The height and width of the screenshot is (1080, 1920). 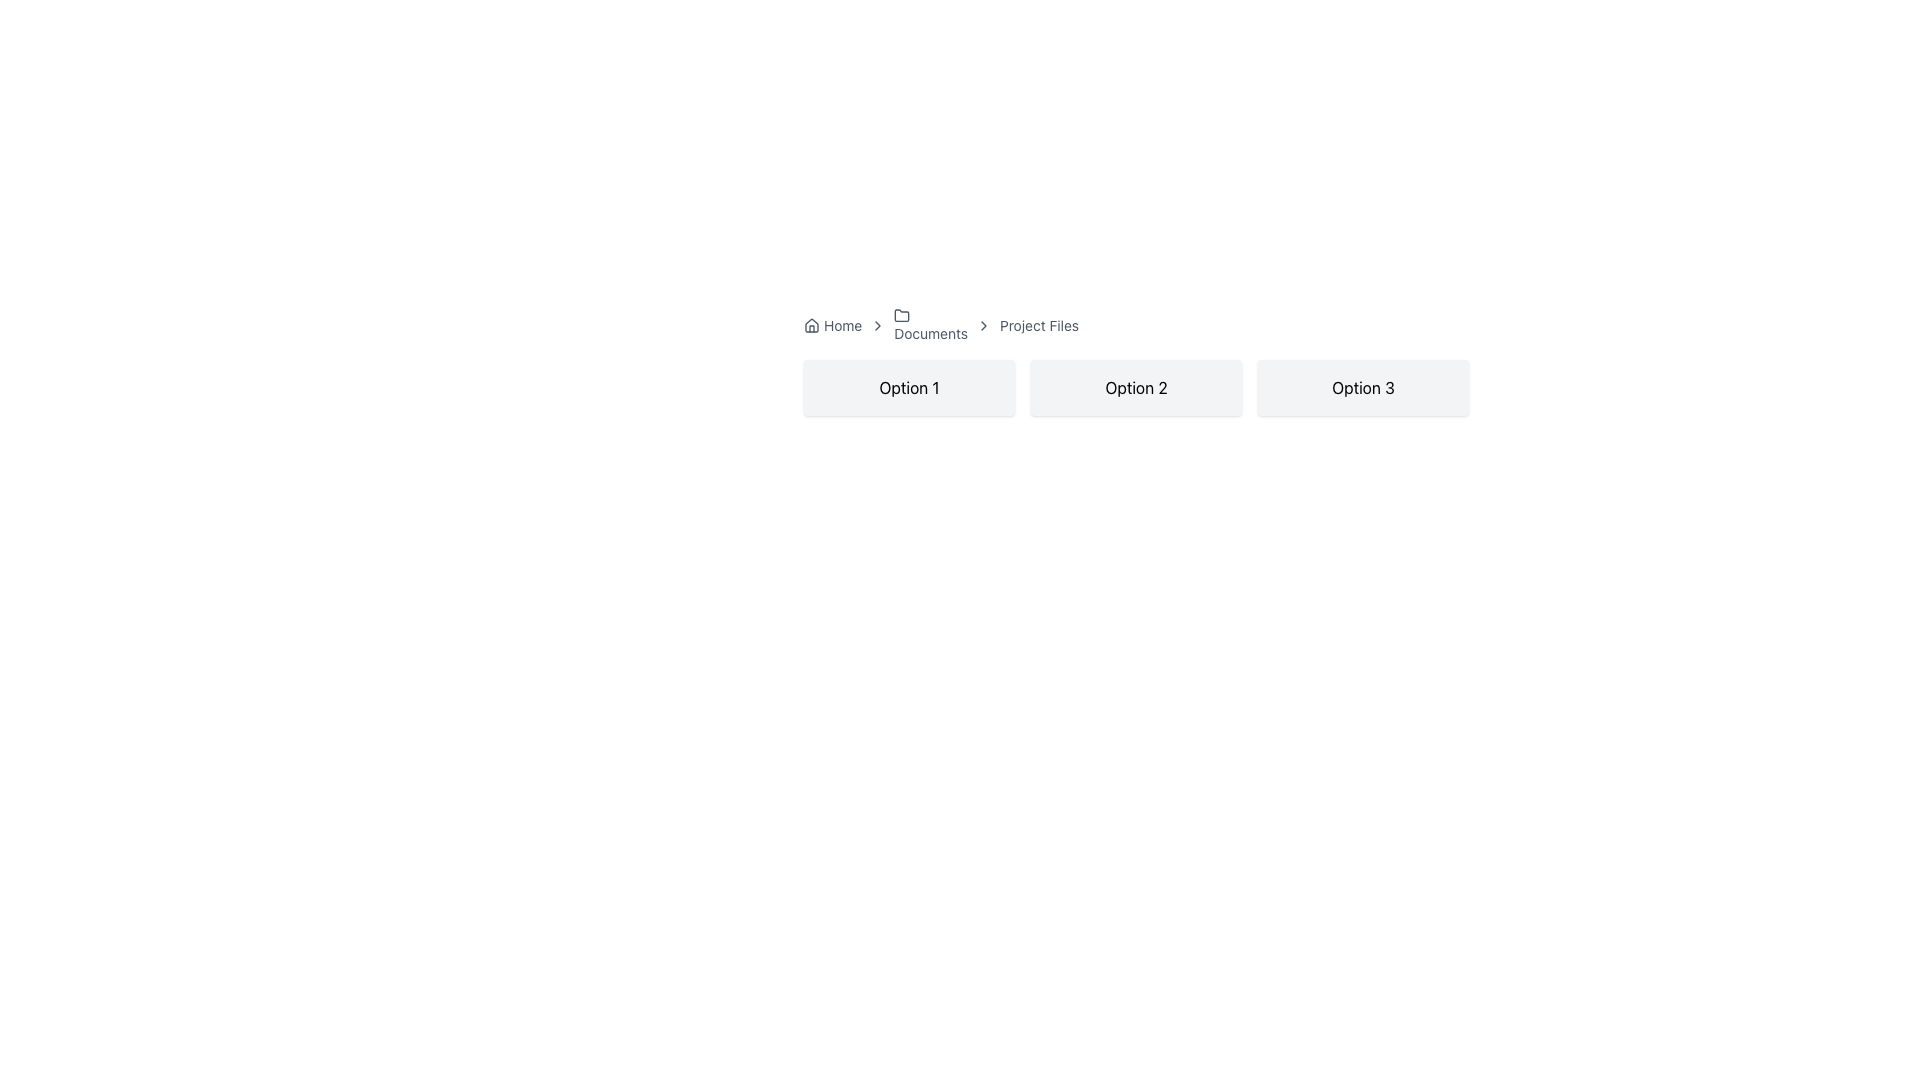 What do you see at coordinates (1039, 325) in the screenshot?
I see `the 'Project Files' breadcrumb navigation label, which indicates the current page context and is positioned after the 'Documents' label in the breadcrumb navigation bar` at bounding box center [1039, 325].